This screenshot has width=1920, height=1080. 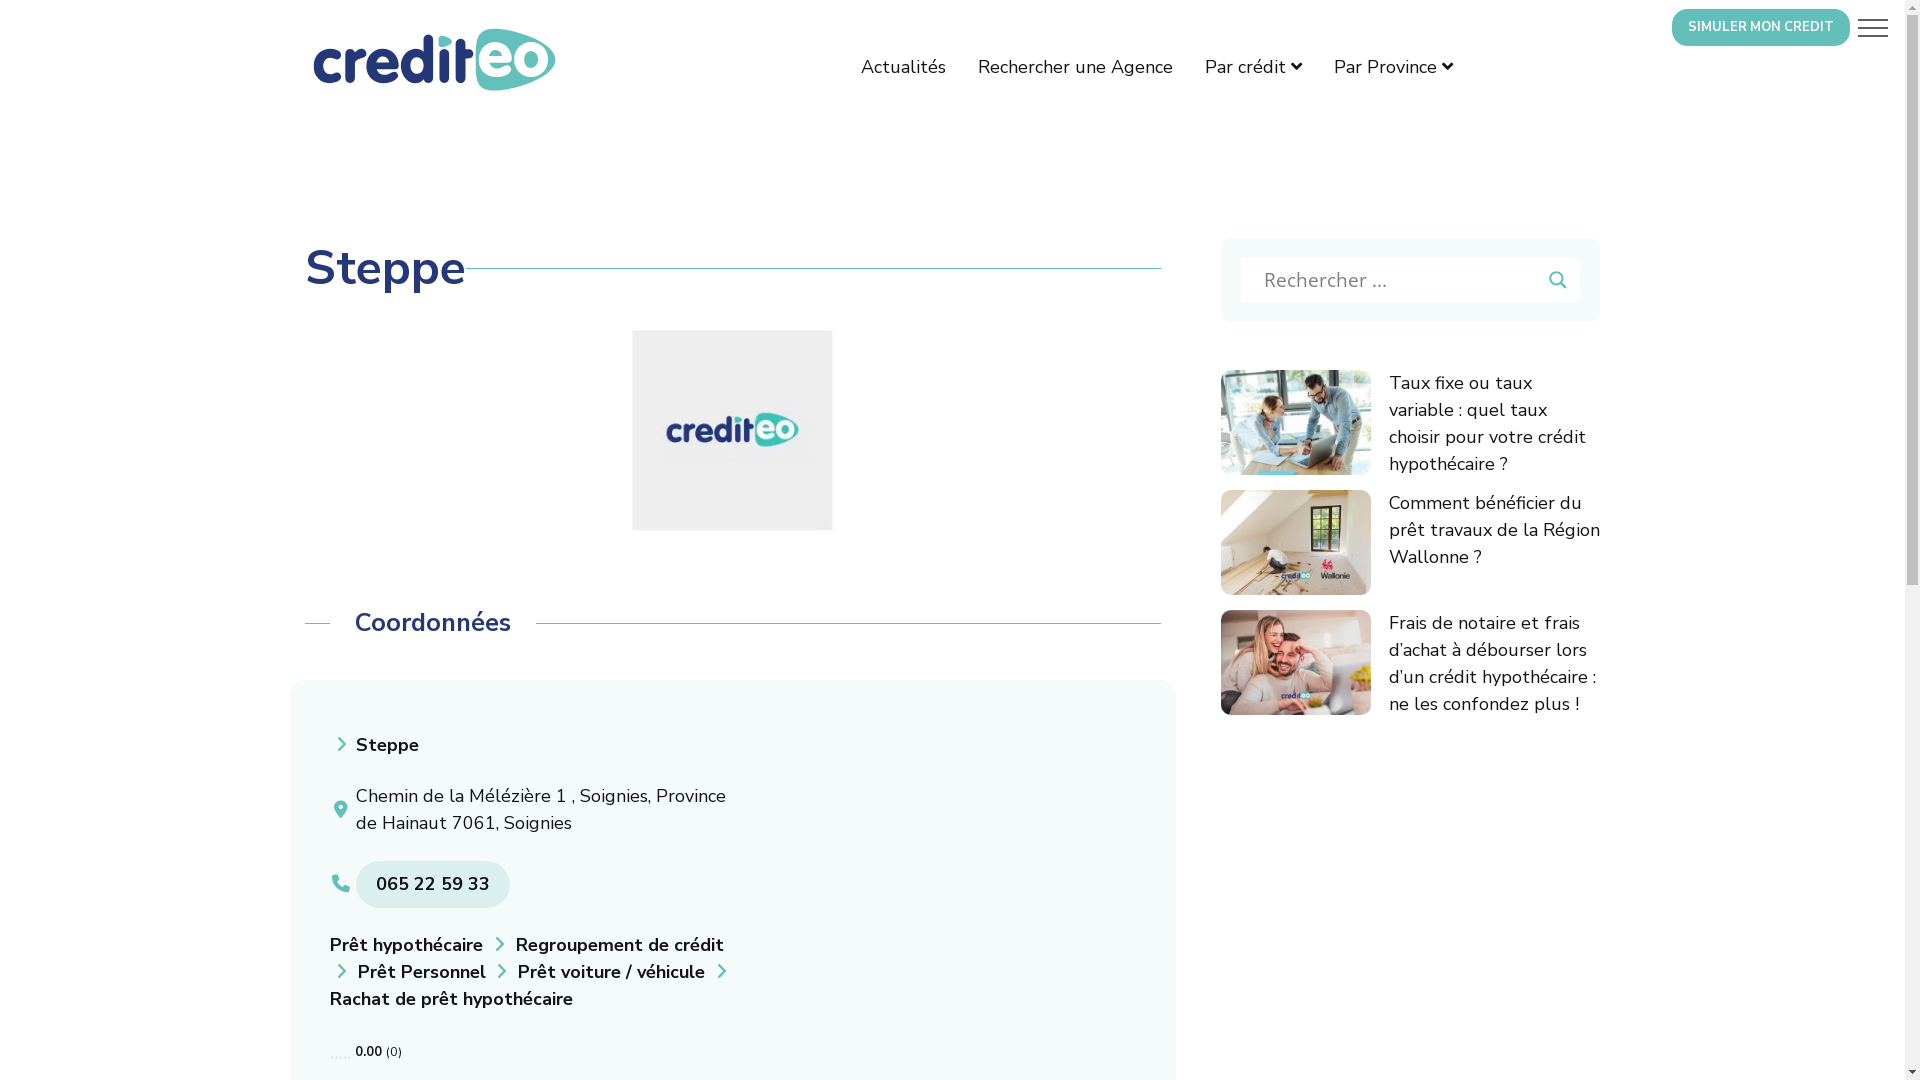 I want to click on 'Par Province', so click(x=1334, y=65).